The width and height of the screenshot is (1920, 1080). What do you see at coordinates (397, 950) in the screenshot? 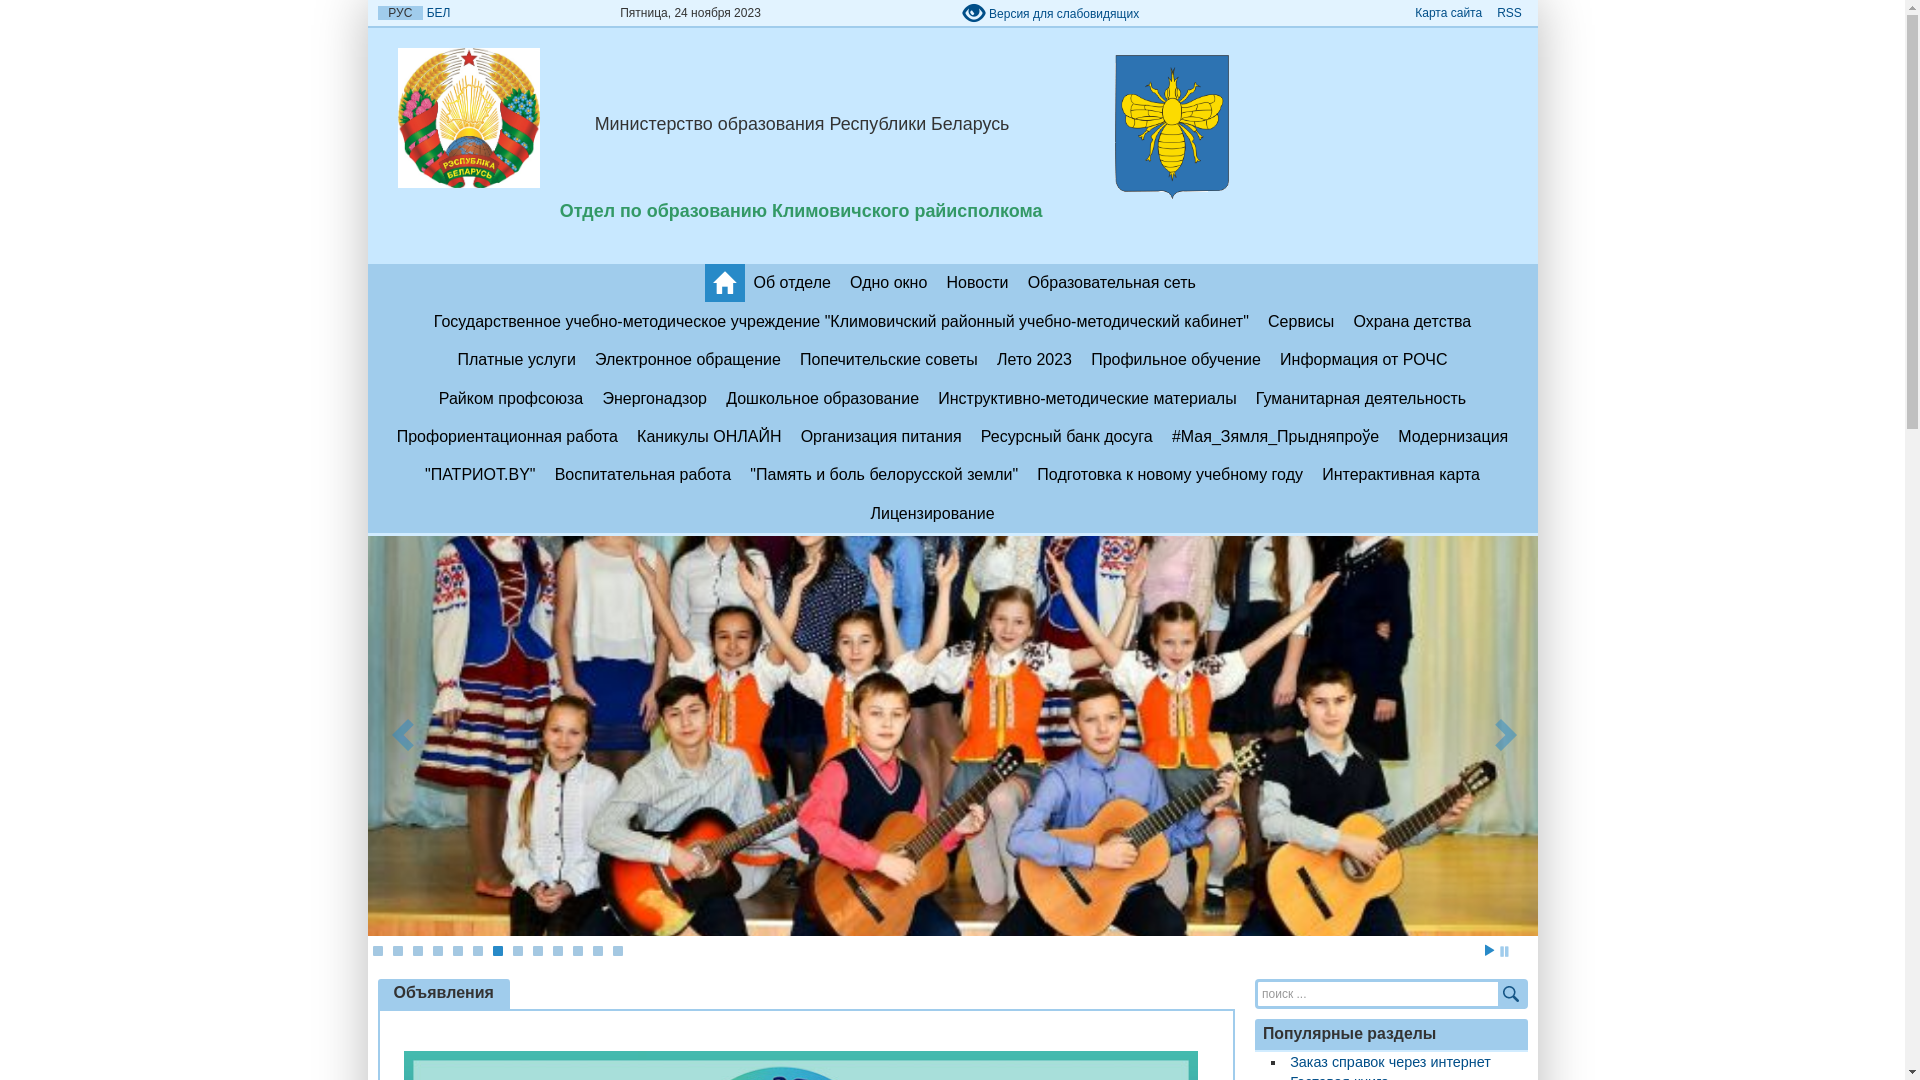
I see `'2'` at bounding box center [397, 950].